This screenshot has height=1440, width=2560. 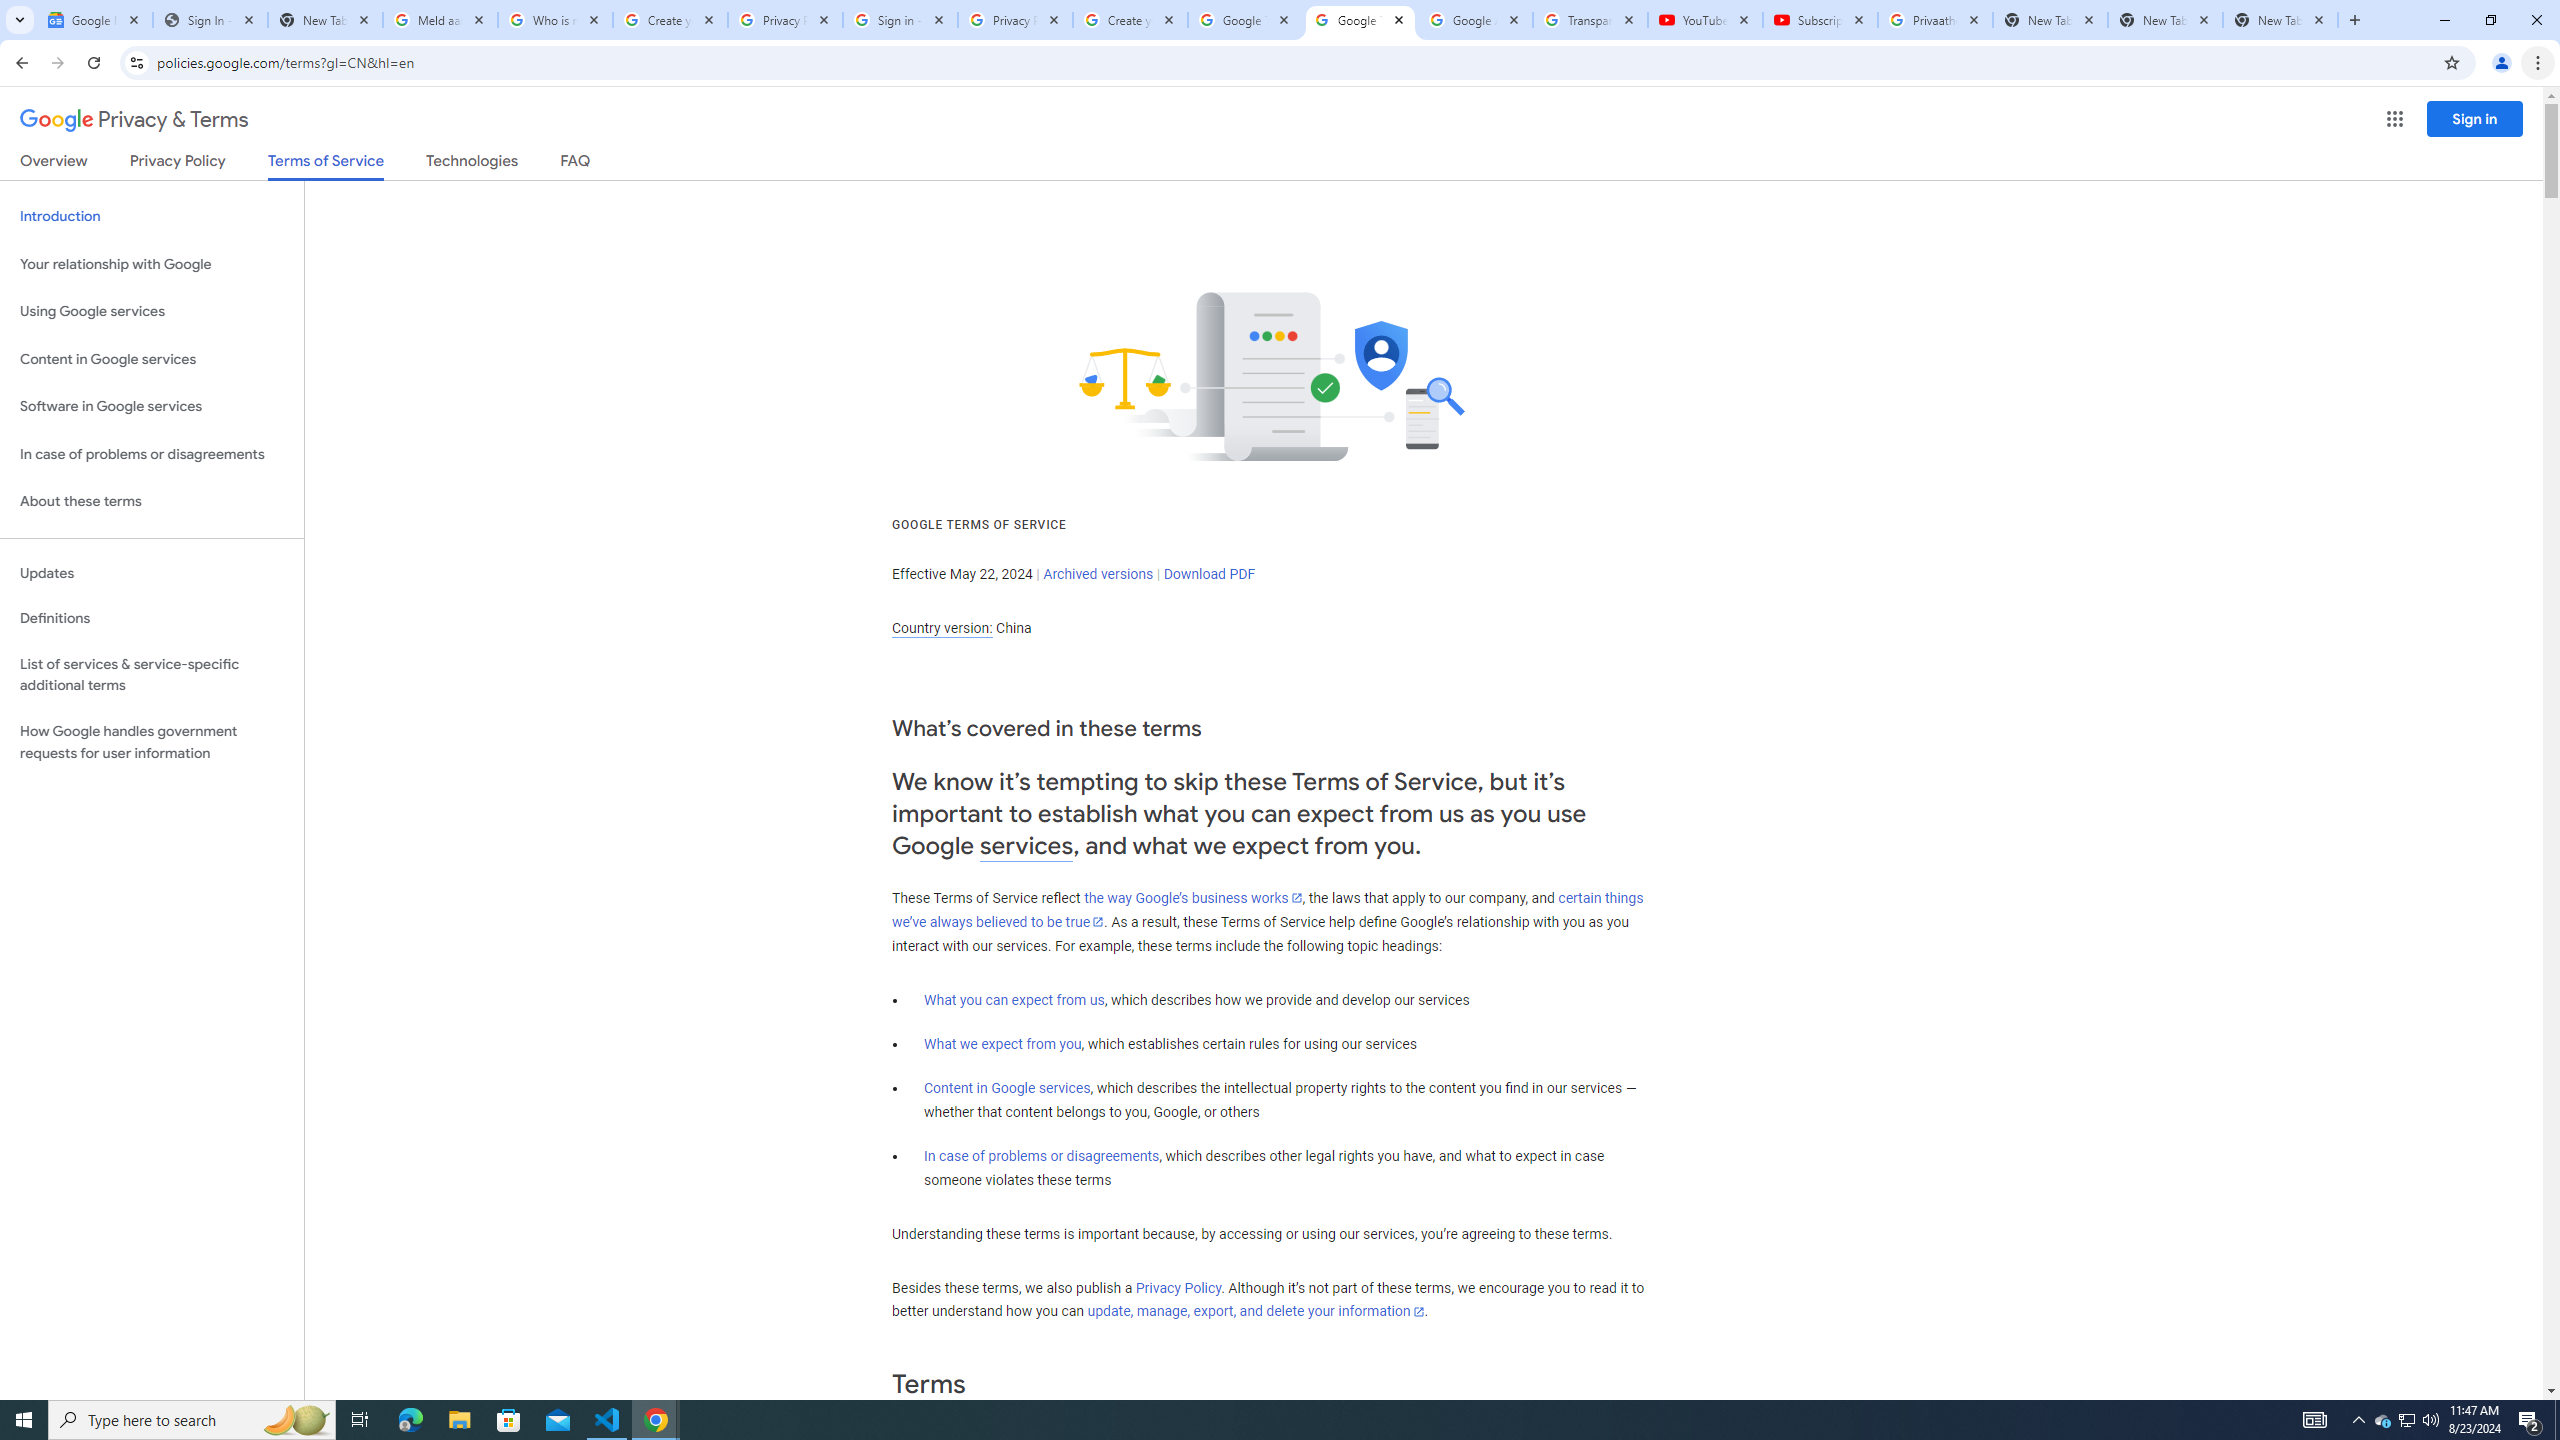 What do you see at coordinates (1208, 572) in the screenshot?
I see `'Download PDF'` at bounding box center [1208, 572].